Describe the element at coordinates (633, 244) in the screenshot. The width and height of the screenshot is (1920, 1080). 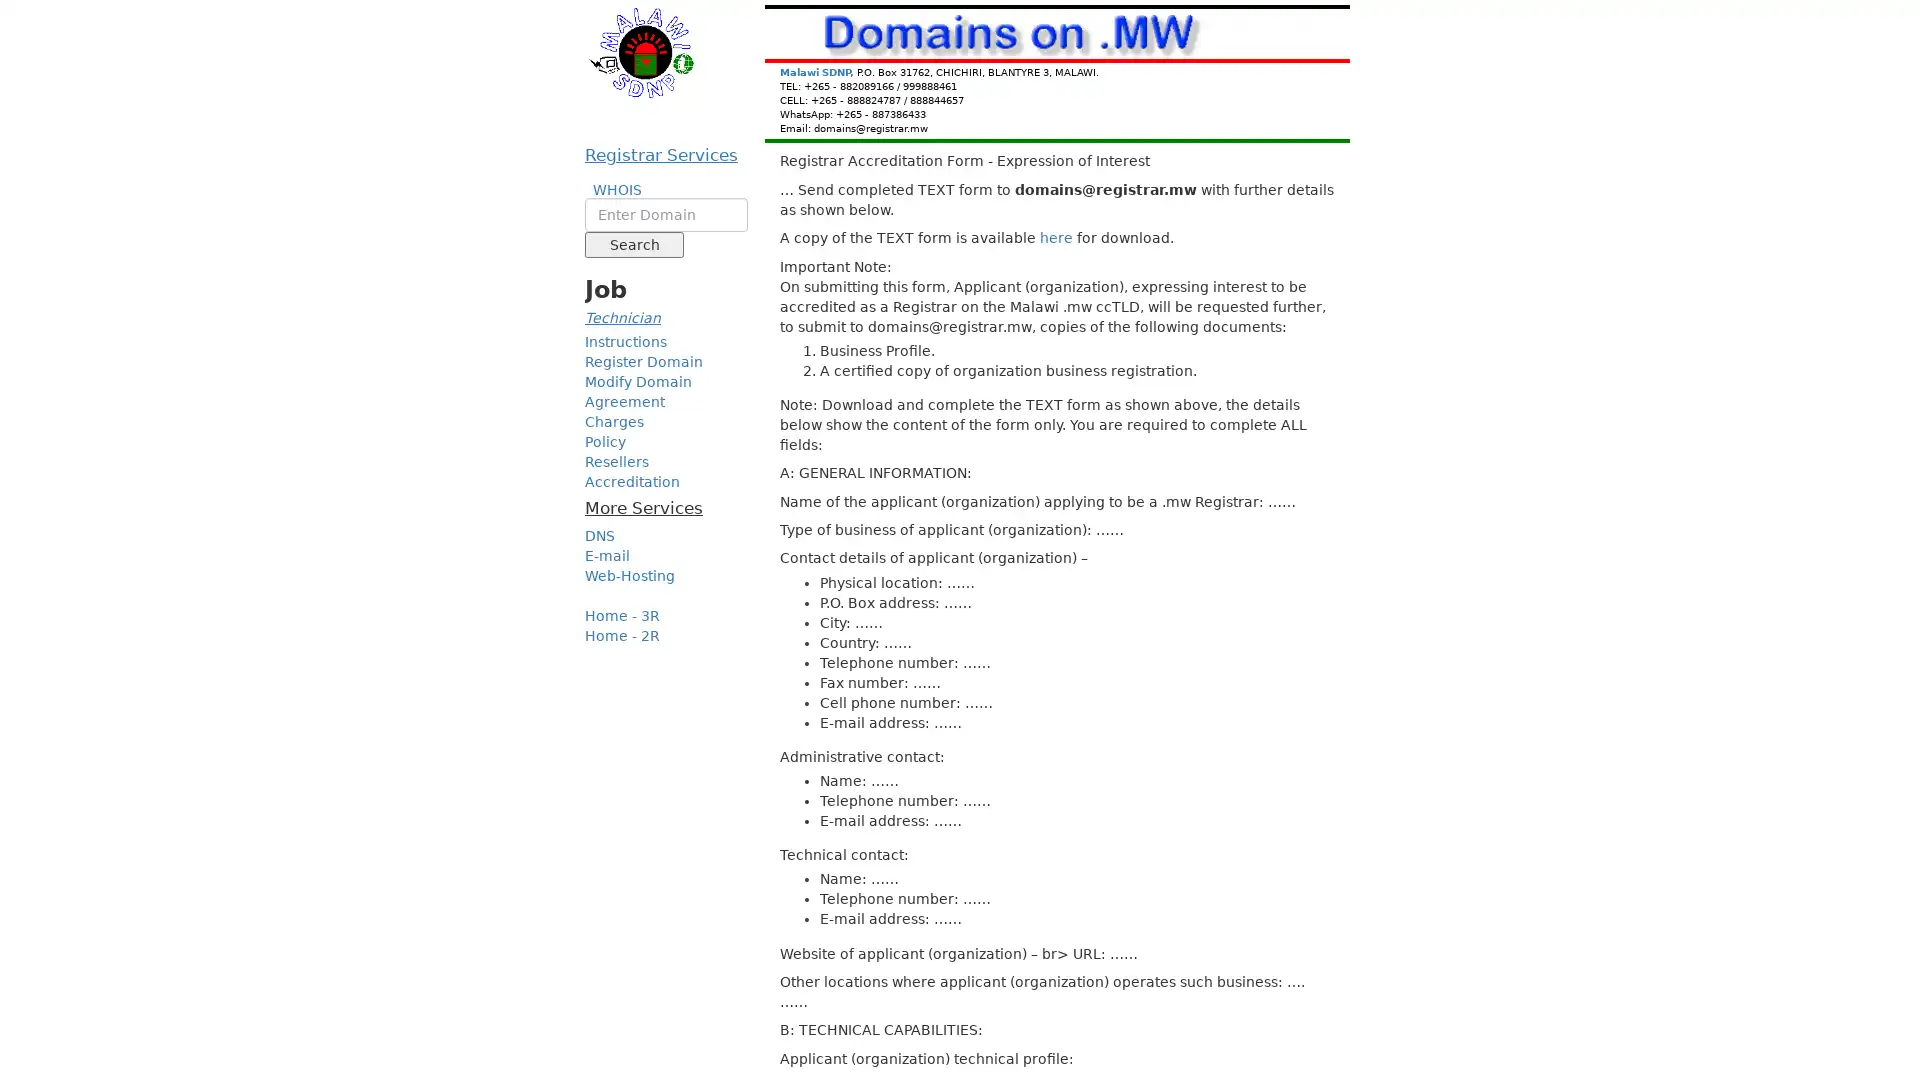
I see `Search` at that location.